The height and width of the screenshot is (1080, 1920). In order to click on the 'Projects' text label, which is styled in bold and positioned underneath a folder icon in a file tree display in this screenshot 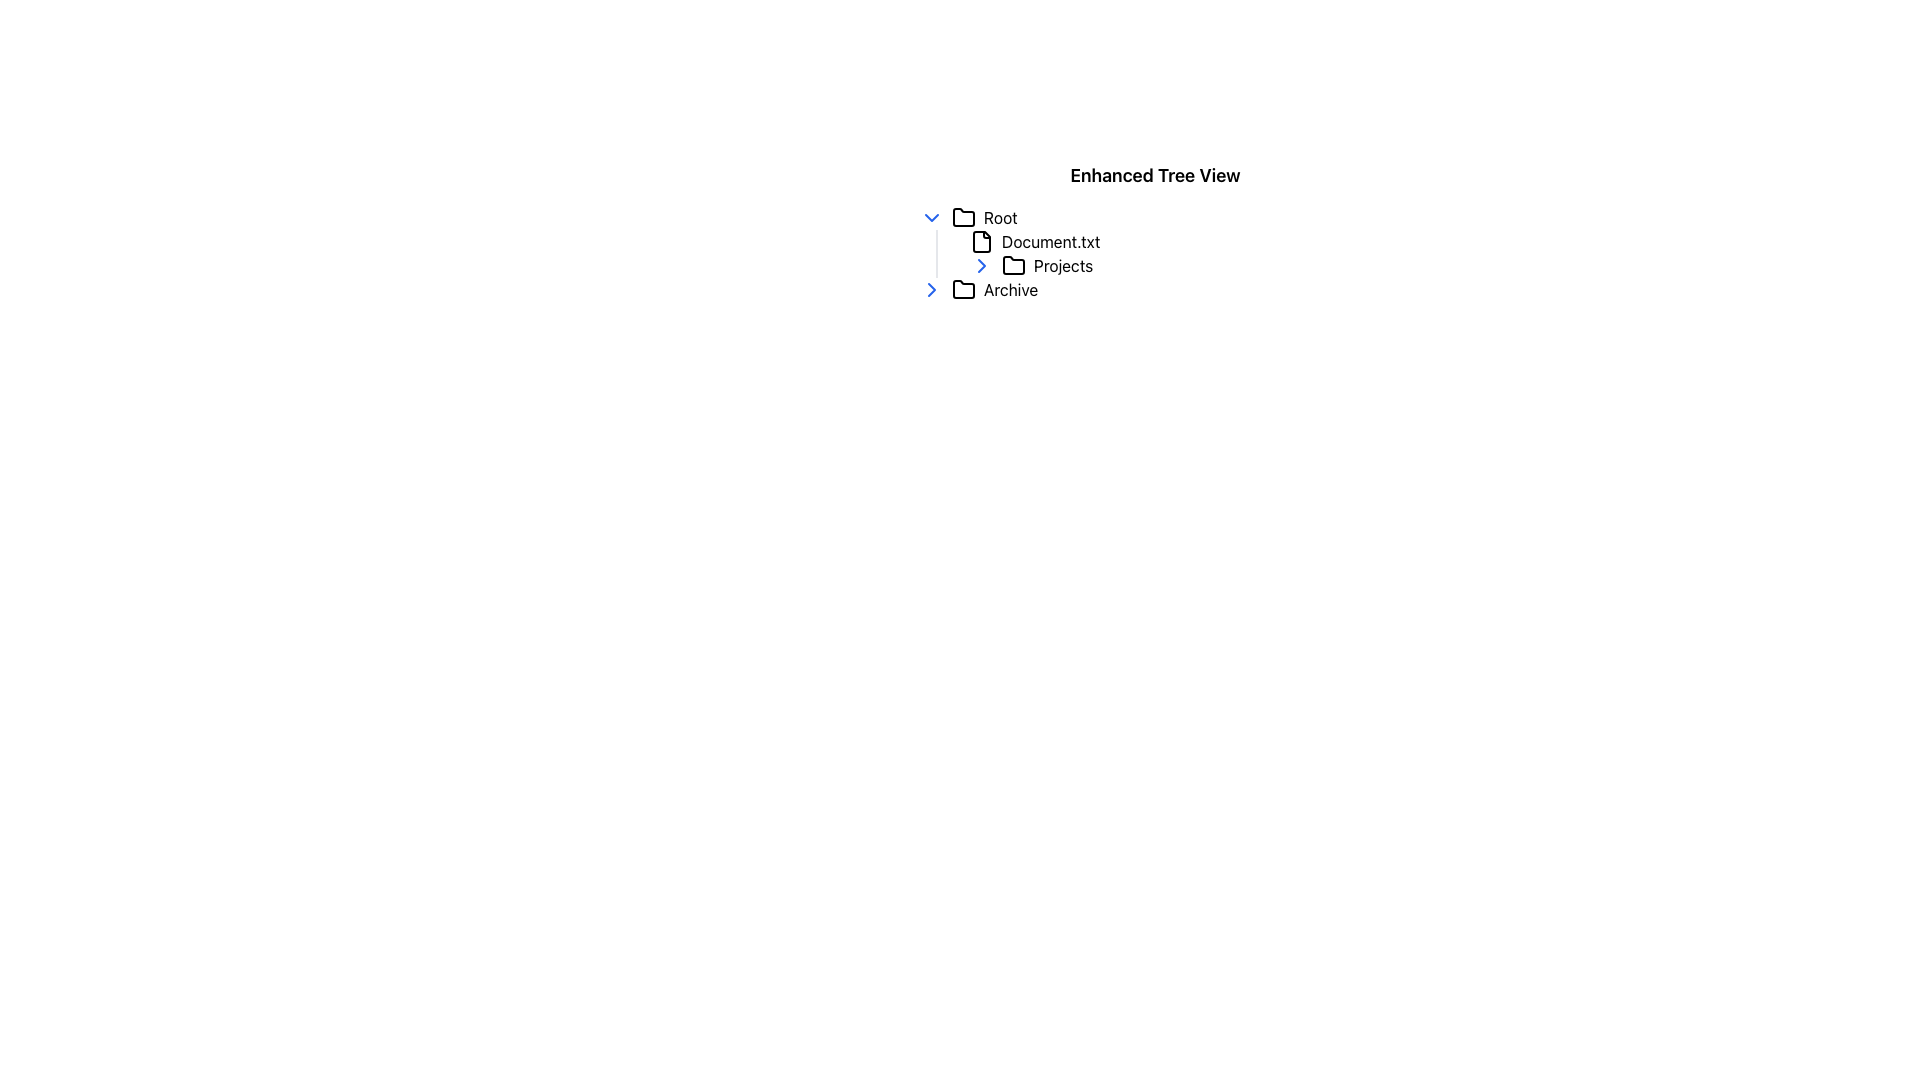, I will do `click(1062, 265)`.